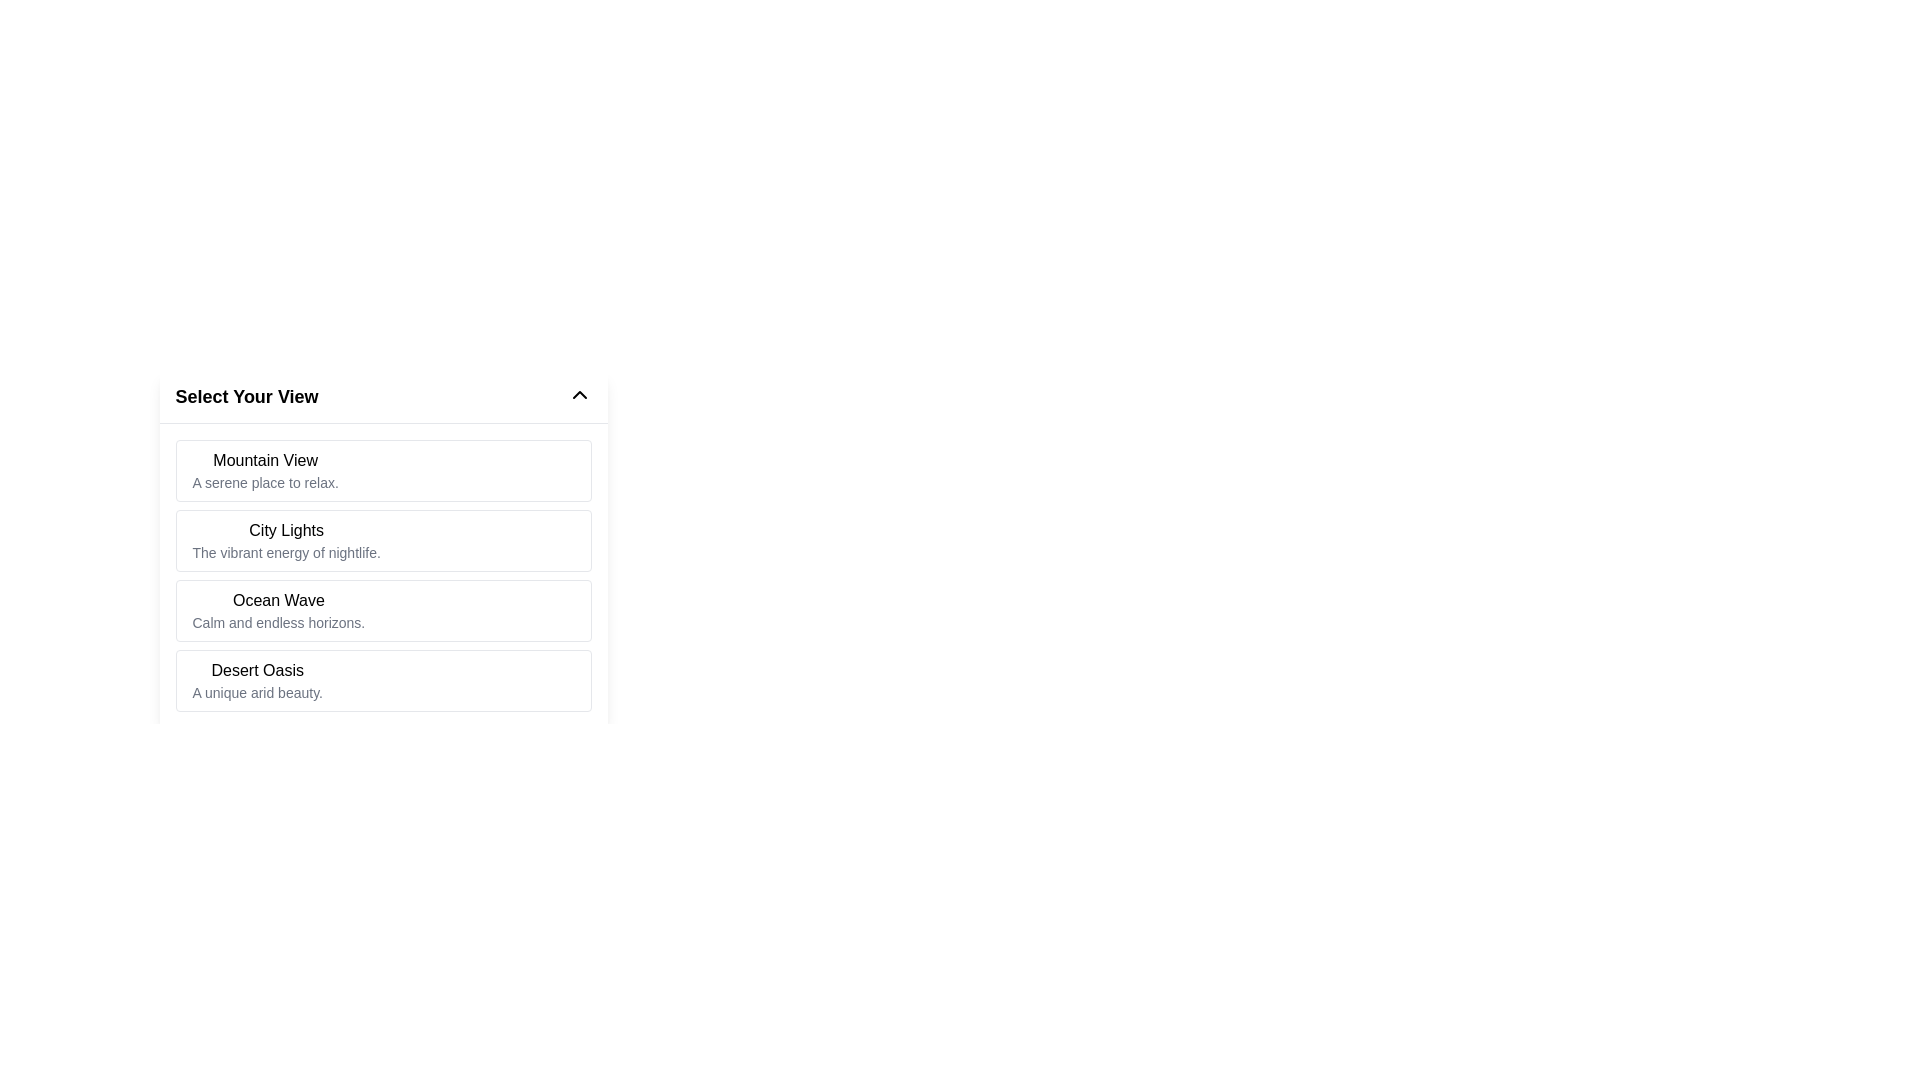 This screenshot has height=1080, width=1920. What do you see at coordinates (264, 470) in the screenshot?
I see `the topmost list item option 'Mountain View' in the dropdown selection menu` at bounding box center [264, 470].